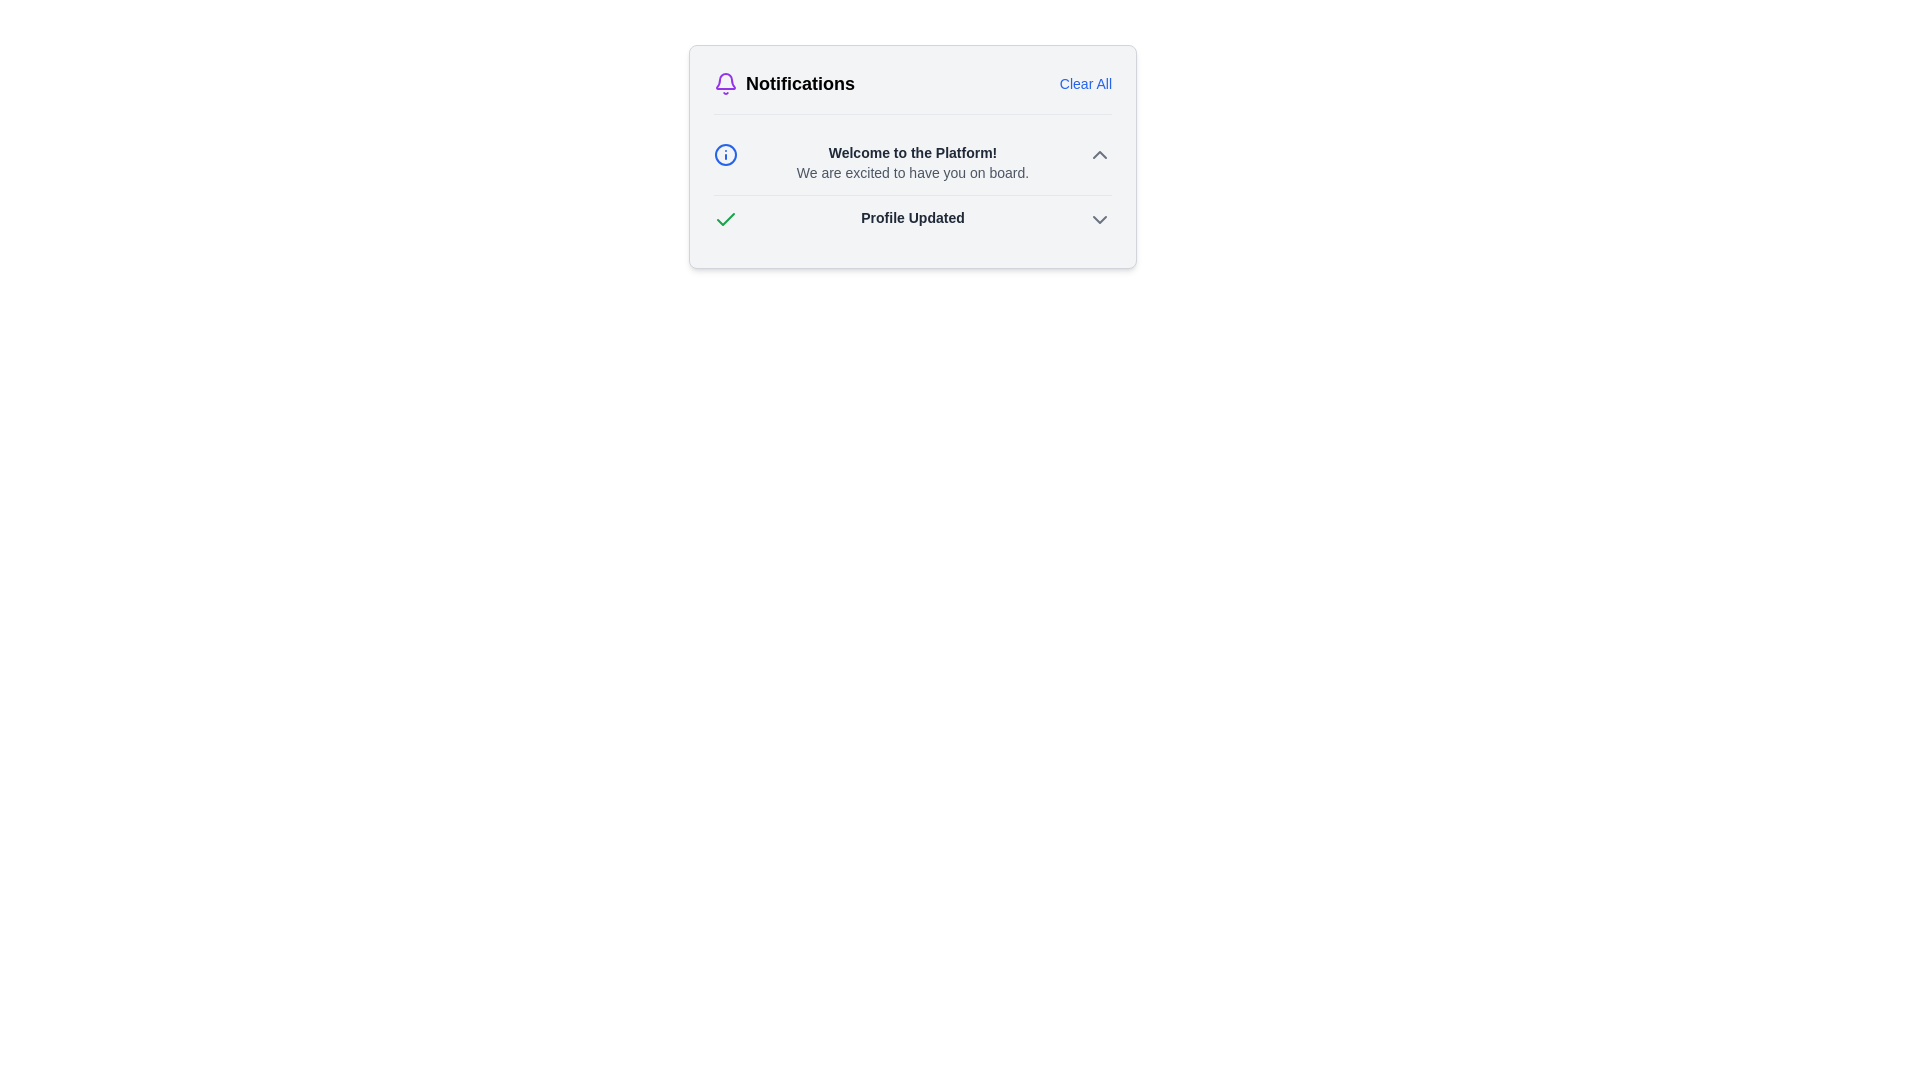  Describe the element at coordinates (911, 161) in the screenshot. I see `message from the Notification panel item that displays a welcoming message, located above the 'Profile Updated' notification and under the 'Notifications' header` at that location.